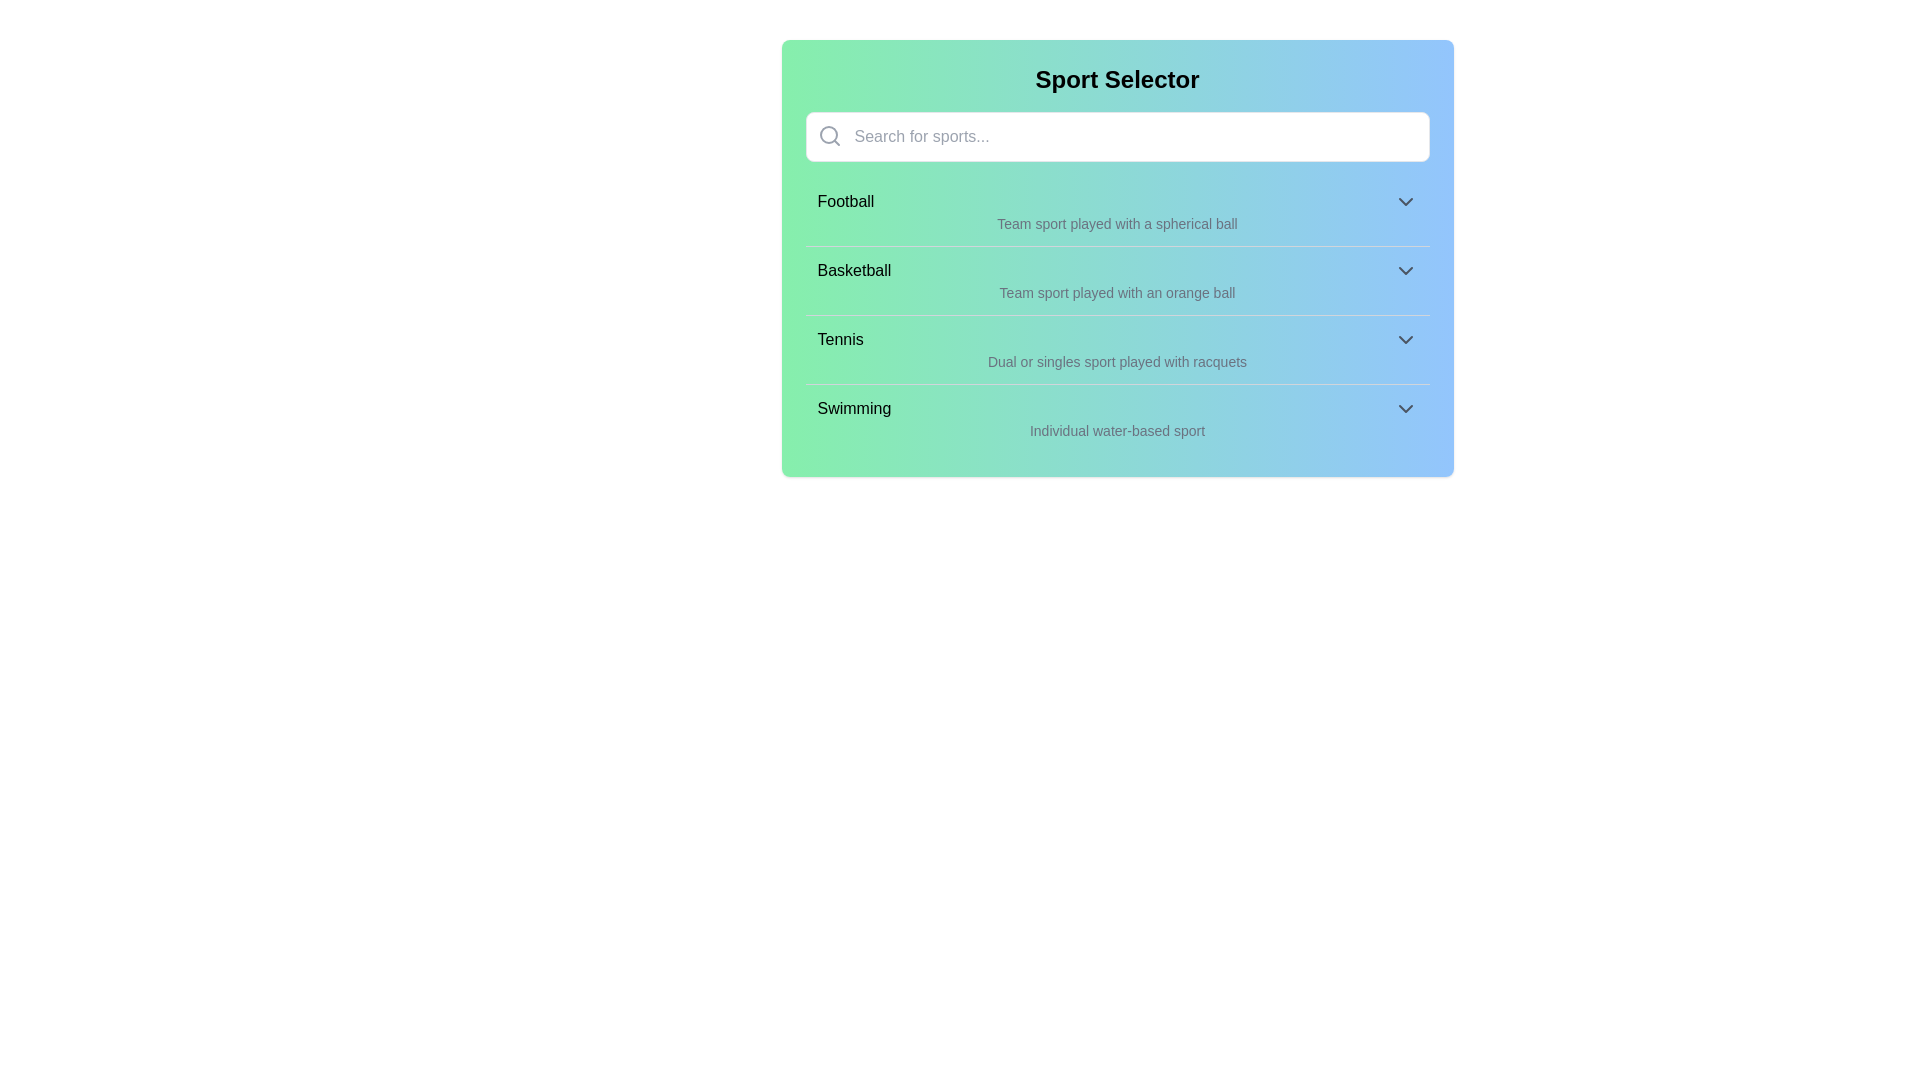 The image size is (1920, 1080). What do you see at coordinates (829, 135) in the screenshot?
I see `the search input field adjacent to the gray magnifying glass icon located at the top-left corner of the search input field` at bounding box center [829, 135].